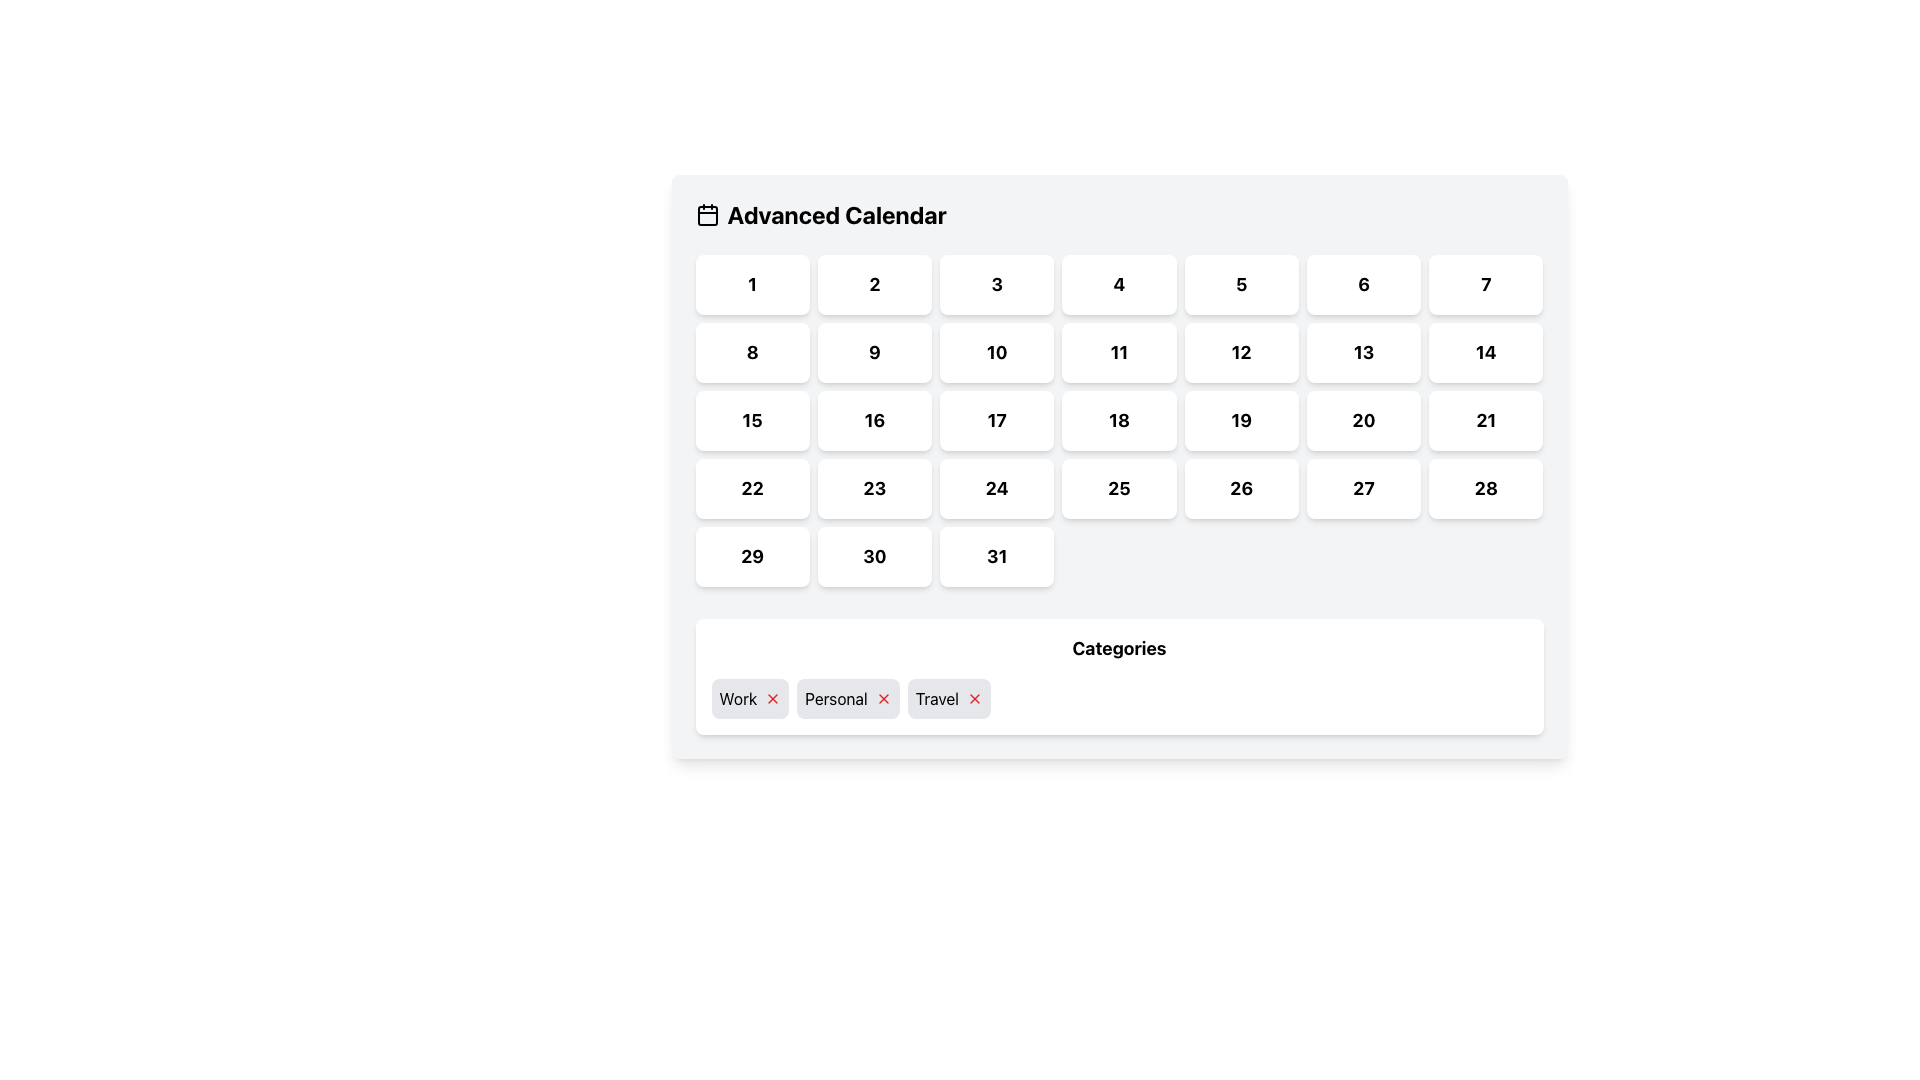 This screenshot has height=1080, width=1920. What do you see at coordinates (1486, 351) in the screenshot?
I see `text displayed in the bold, large font label showing the number '14', which is part of a button-like component resembling a calendar date button` at bounding box center [1486, 351].